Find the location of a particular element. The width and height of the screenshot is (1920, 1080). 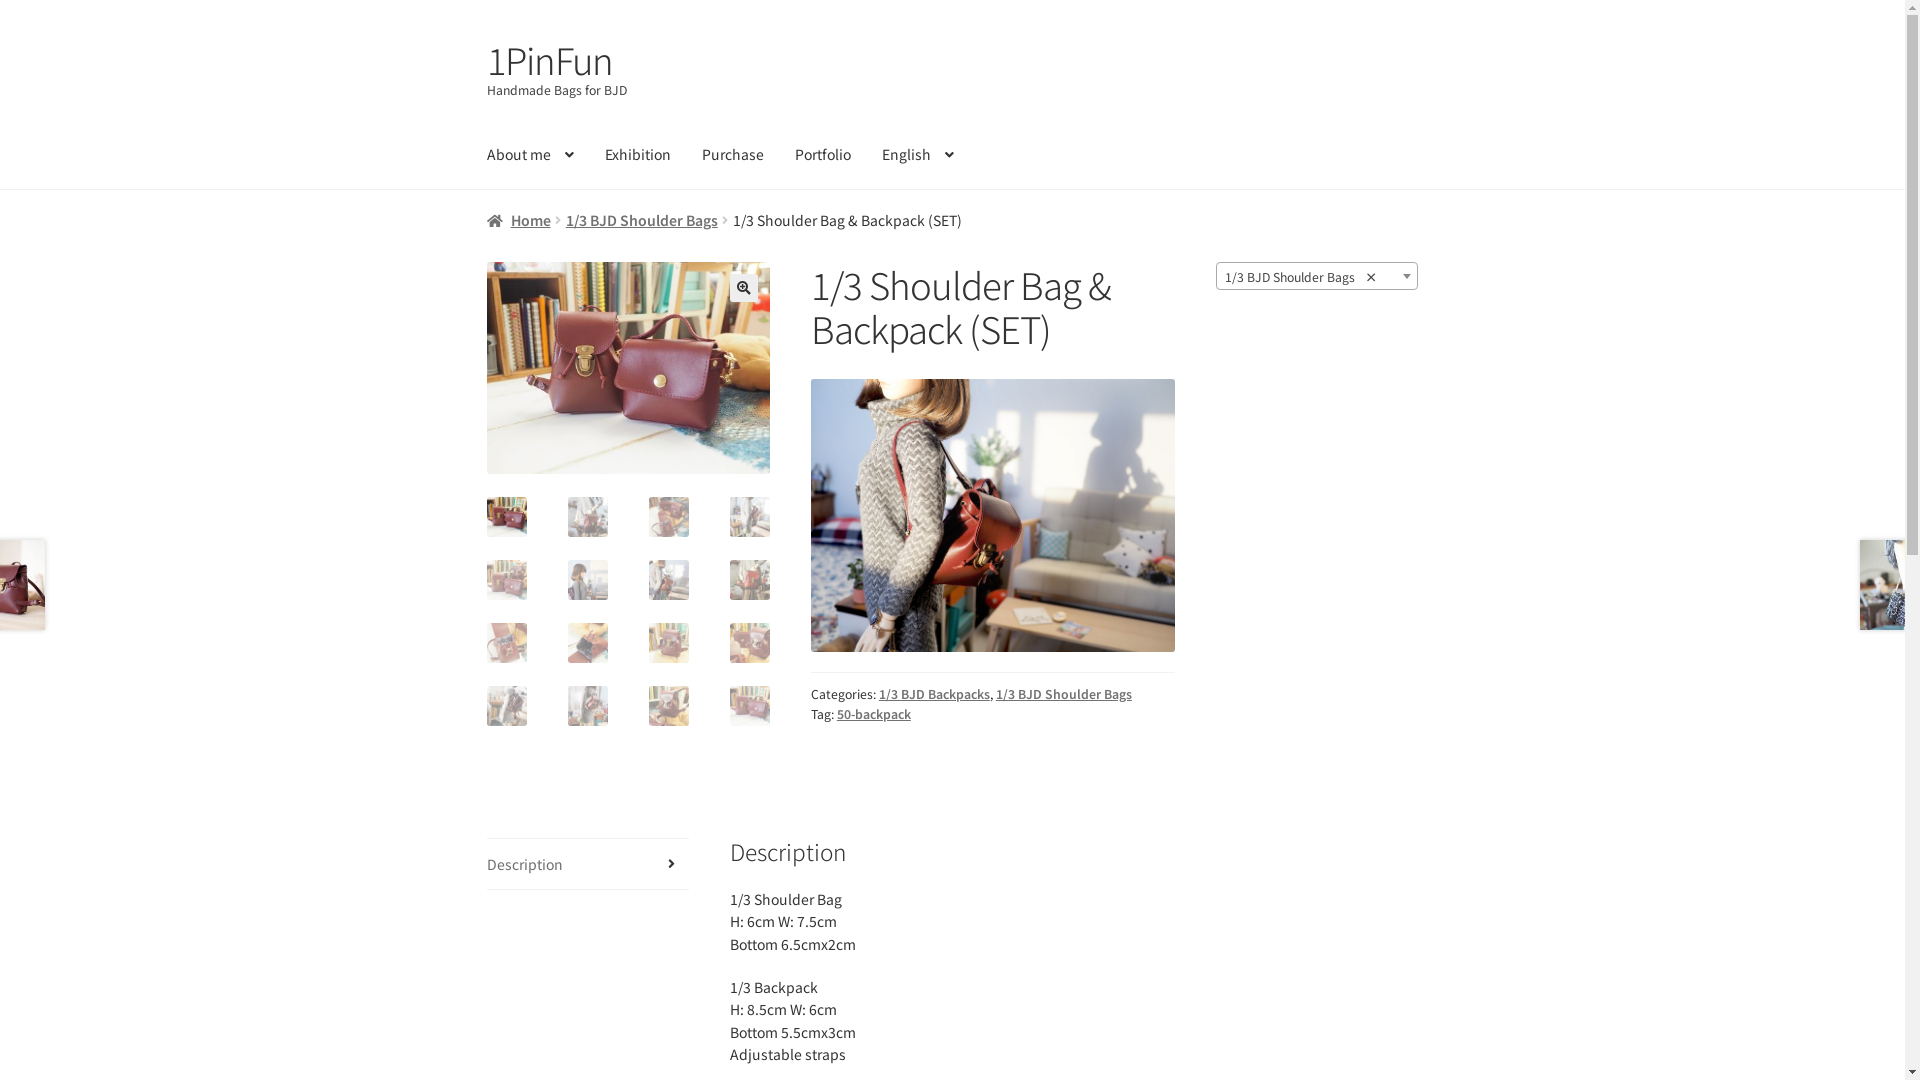

'Exhibition' is located at coordinates (637, 153).